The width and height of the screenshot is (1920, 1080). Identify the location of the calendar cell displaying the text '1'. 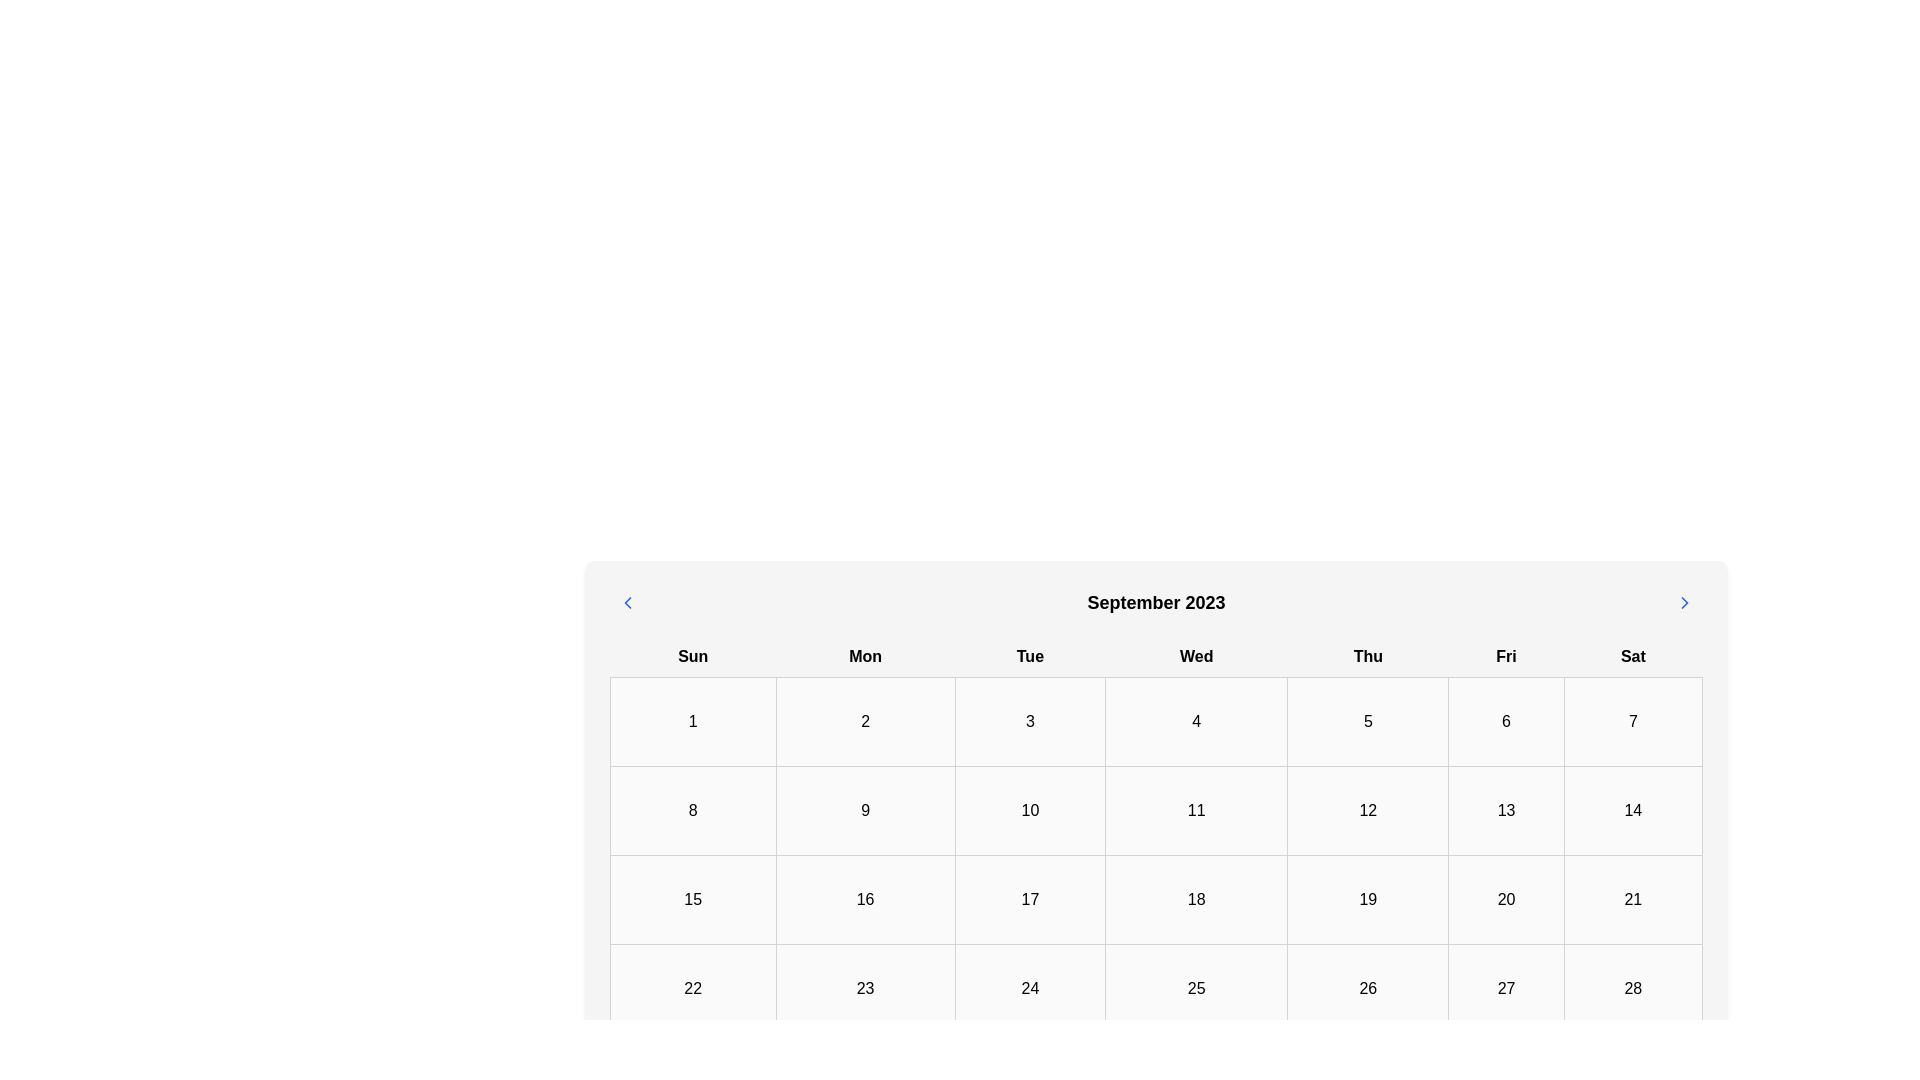
(693, 721).